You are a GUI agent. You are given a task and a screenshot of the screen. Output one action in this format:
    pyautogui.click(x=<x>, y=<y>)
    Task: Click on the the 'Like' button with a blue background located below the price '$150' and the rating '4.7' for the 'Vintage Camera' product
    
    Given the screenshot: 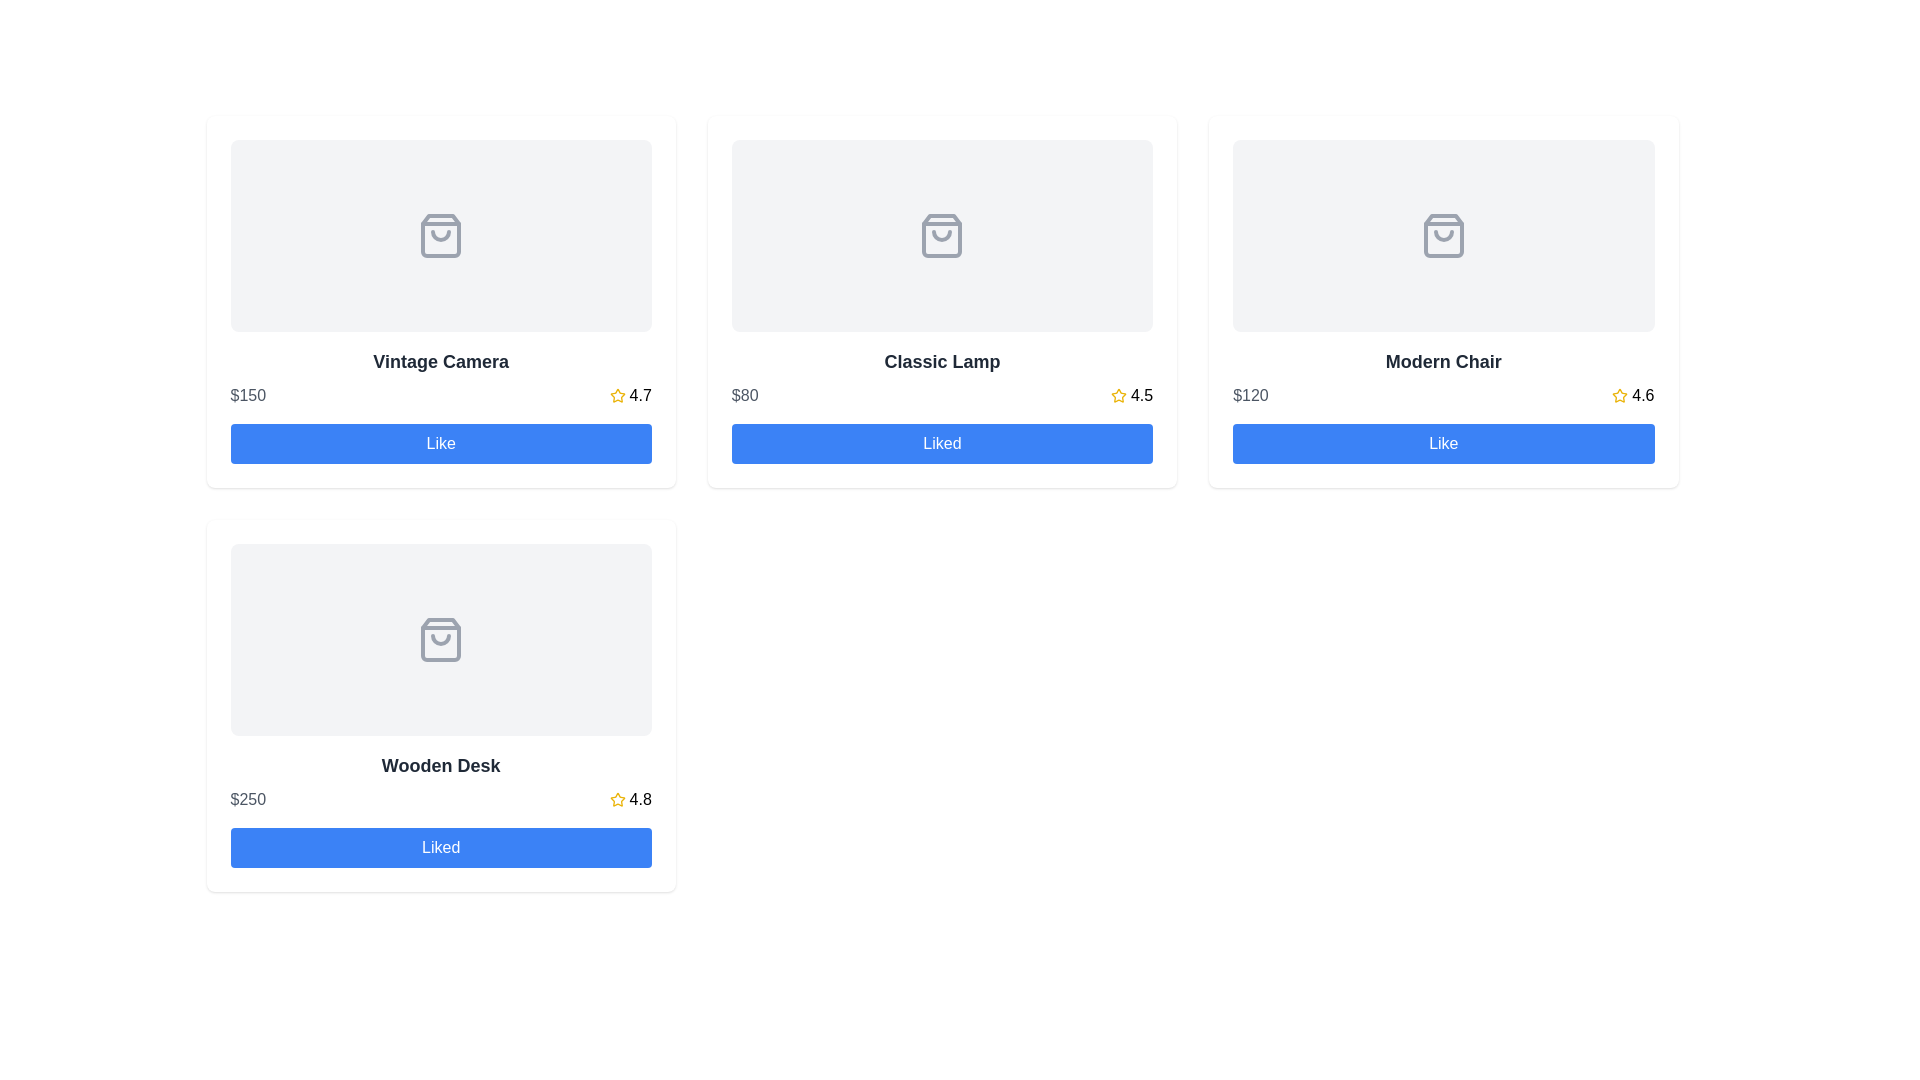 What is the action you would take?
    pyautogui.click(x=440, y=442)
    